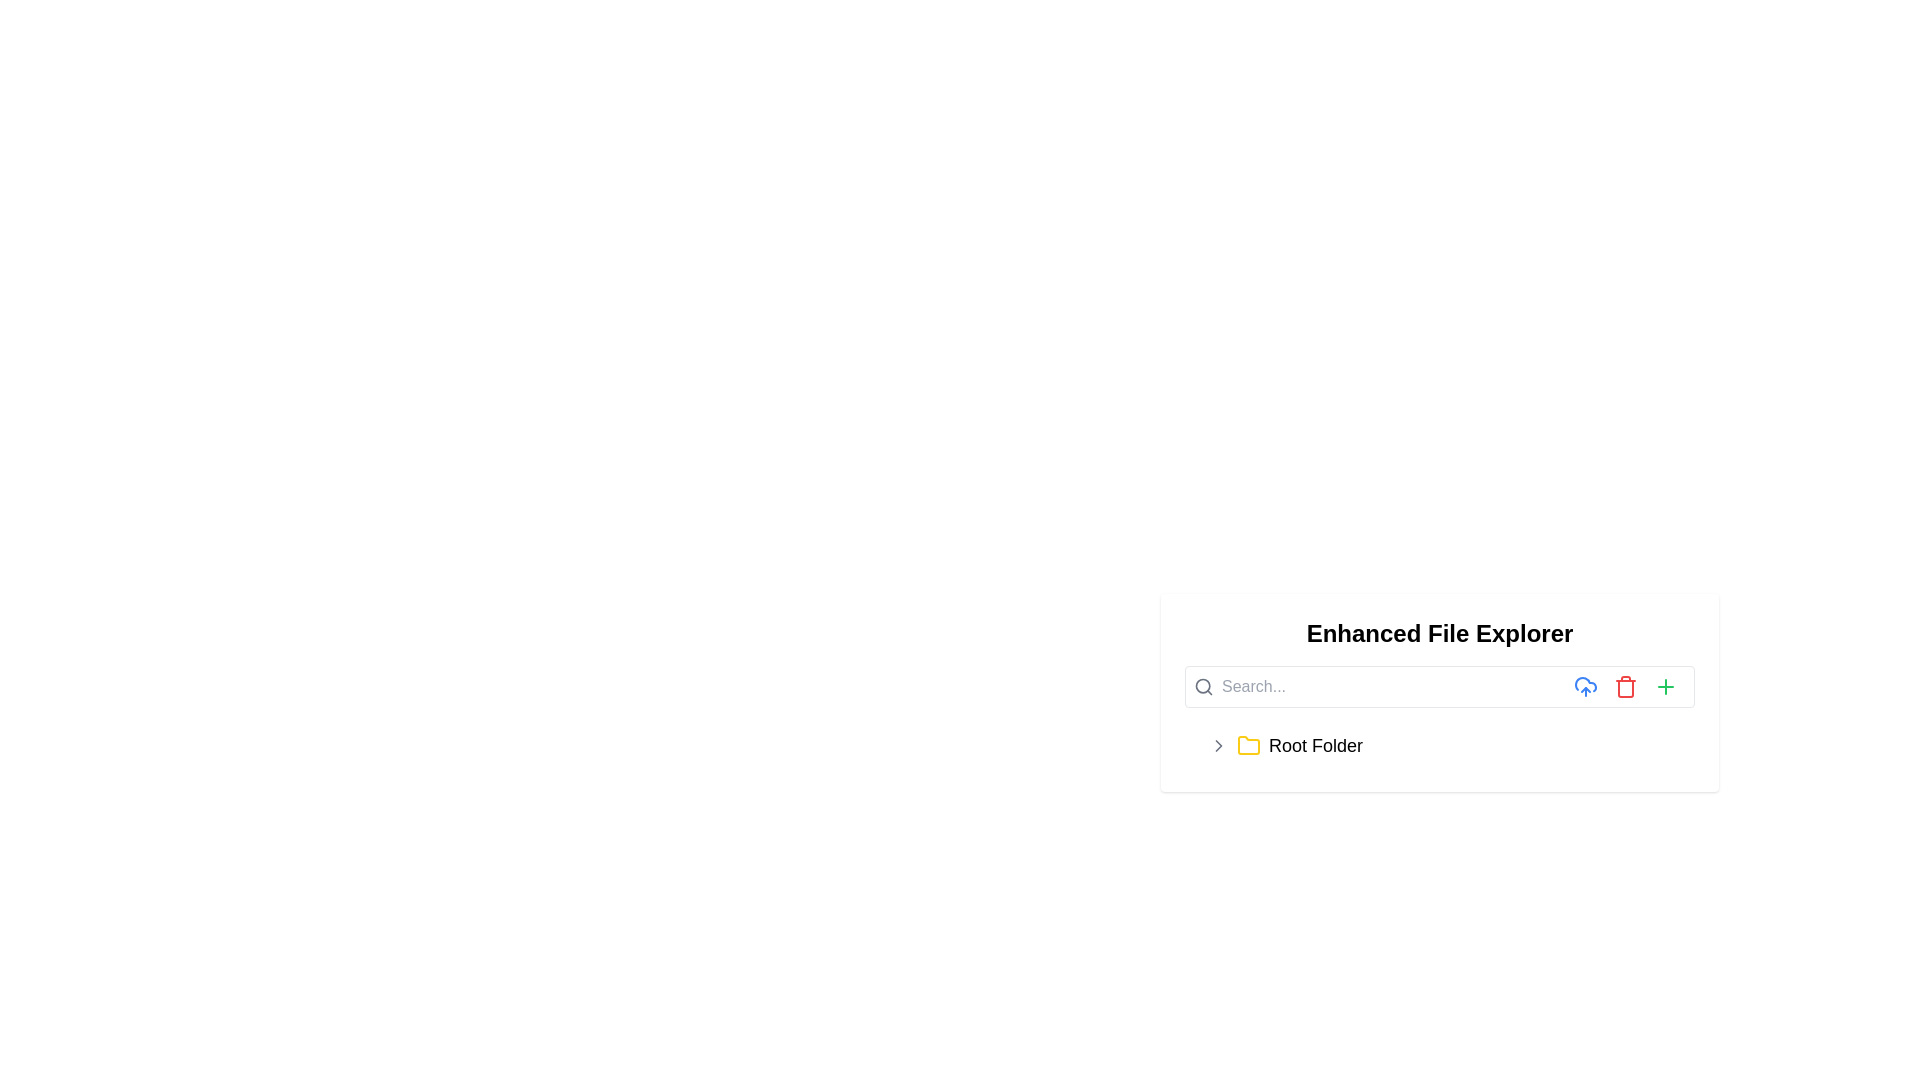 The height and width of the screenshot is (1080, 1920). What do you see at coordinates (1202, 685) in the screenshot?
I see `the circle part of the magnifying glass icon, which indicates the search functionality in the file explorer header area` at bounding box center [1202, 685].